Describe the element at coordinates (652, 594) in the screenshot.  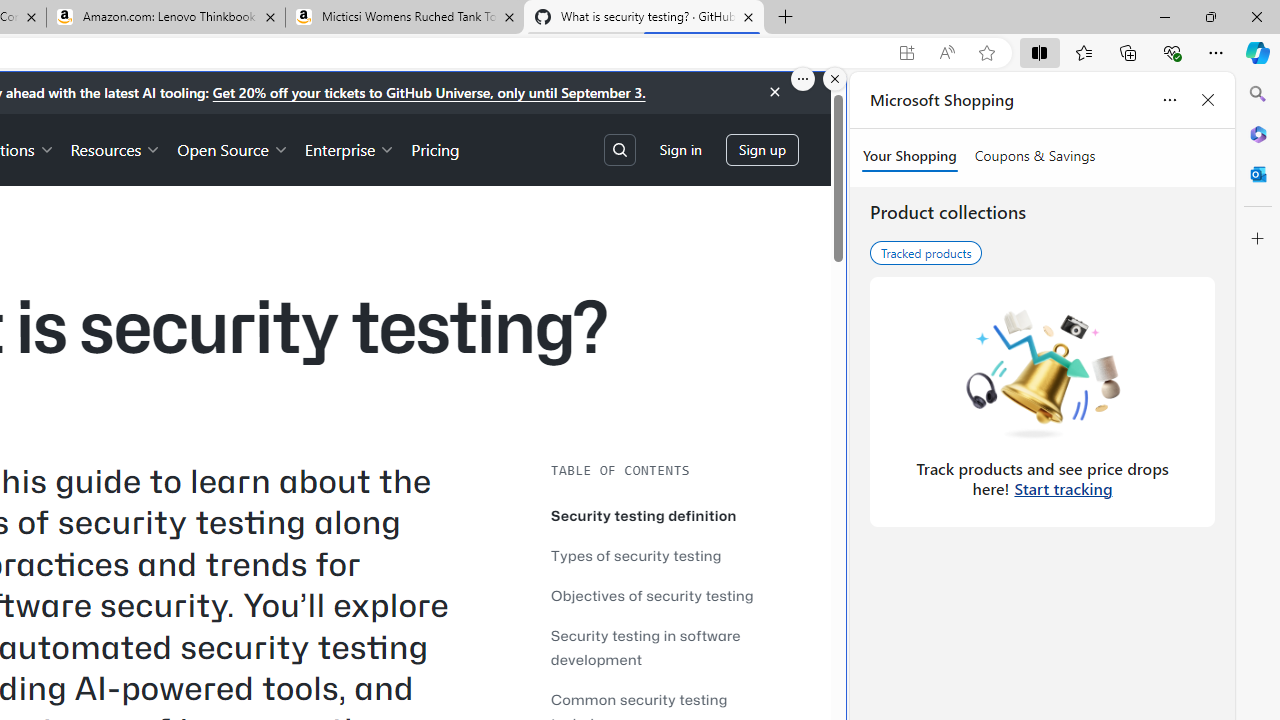
I see `'Objectives of security testing'` at that location.